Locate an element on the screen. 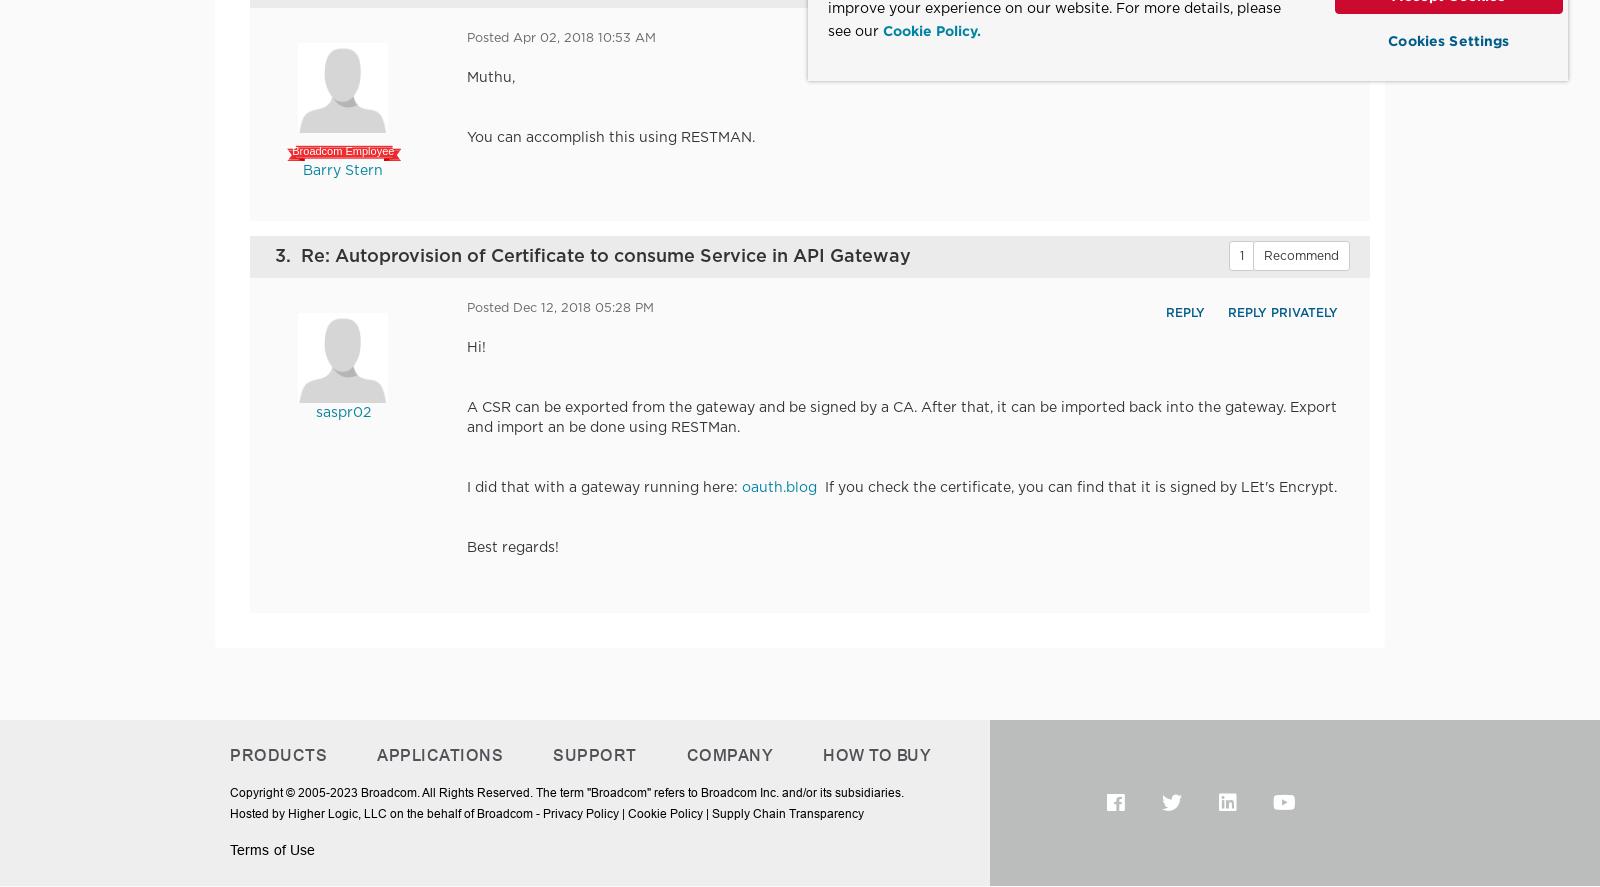 The width and height of the screenshot is (1600, 887). 'Copyright © 2005-2023 Broadcom. All Rights Reserved. The term "Broadcom" refers to Broadcom Inc. and/or its subsidiaries.' is located at coordinates (566, 792).